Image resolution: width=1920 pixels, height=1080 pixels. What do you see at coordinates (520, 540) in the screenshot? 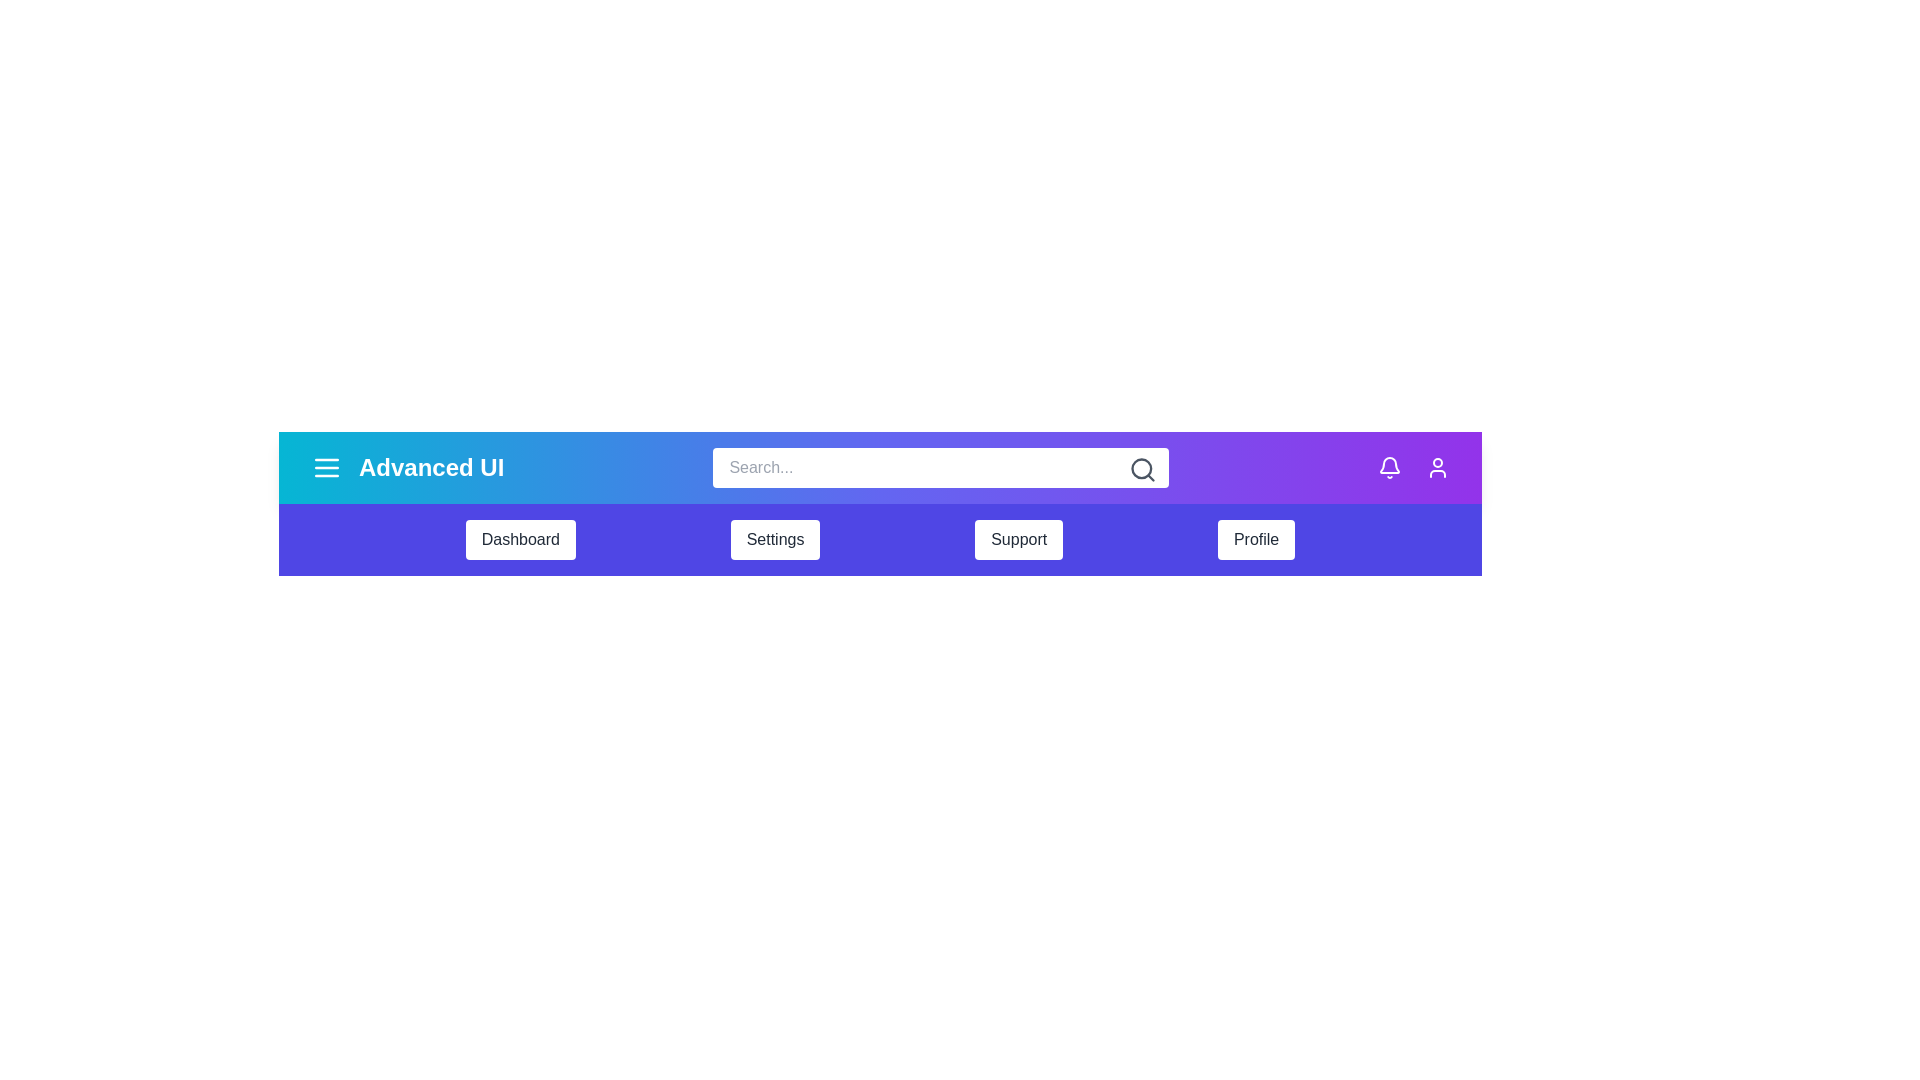
I see `the navigation item labeled Dashboard to see its hover effect` at bounding box center [520, 540].